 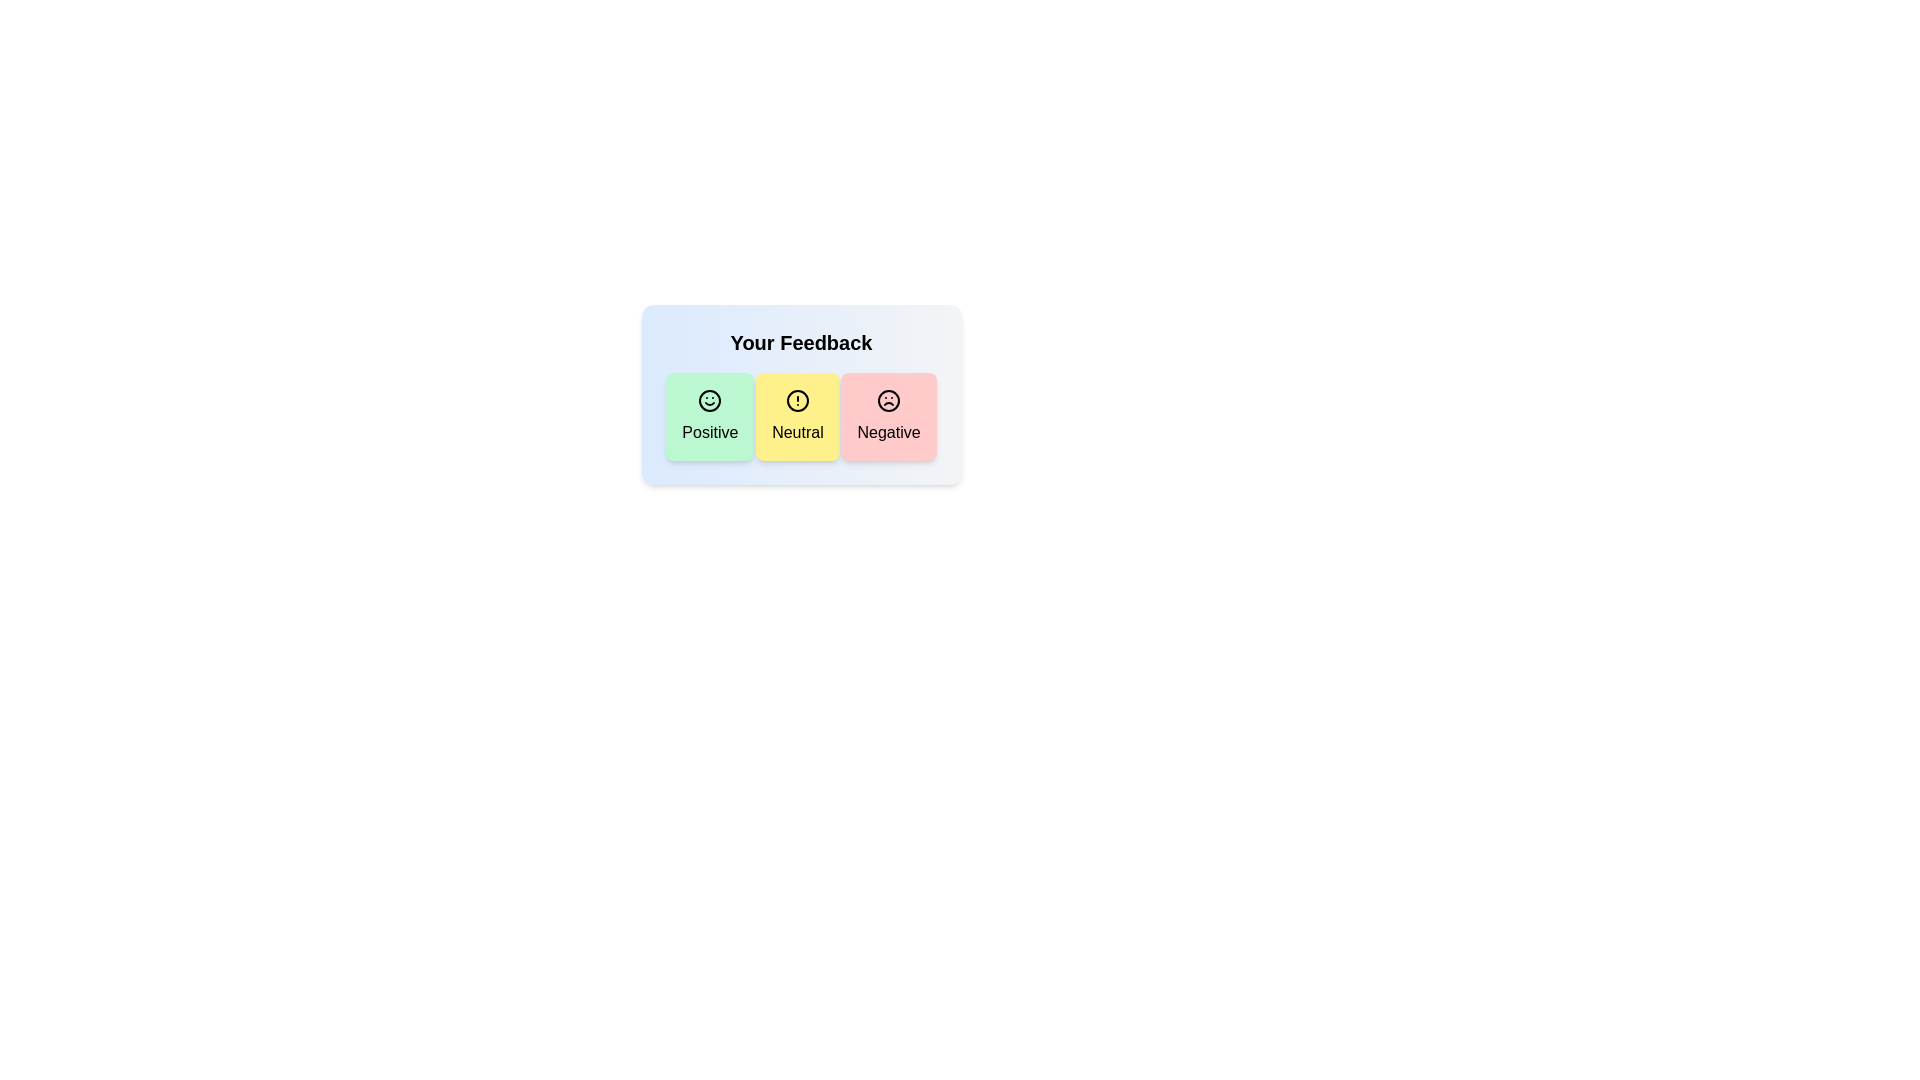 What do you see at coordinates (887, 401) in the screenshot?
I see `the frowning face icon within the red feedback box labeled 'Negative'` at bounding box center [887, 401].